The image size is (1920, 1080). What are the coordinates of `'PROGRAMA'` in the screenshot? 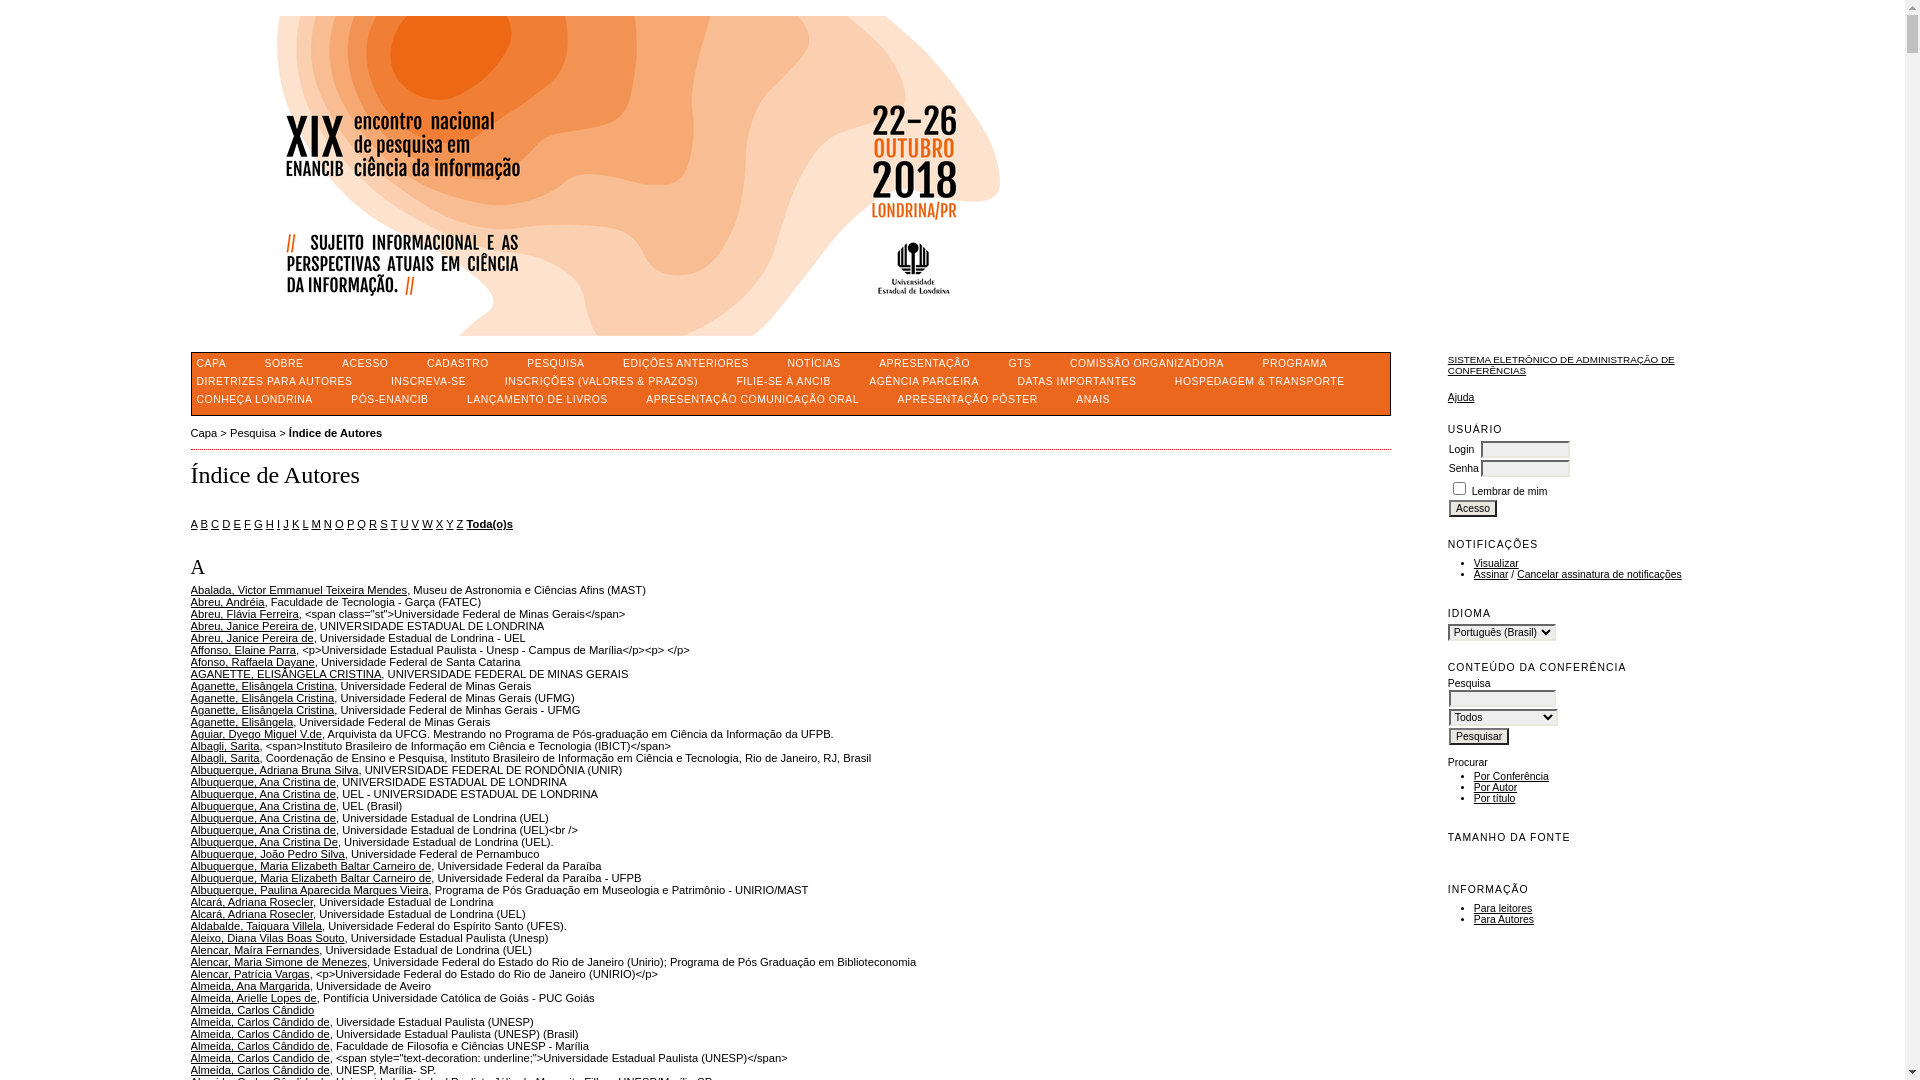 It's located at (1294, 363).